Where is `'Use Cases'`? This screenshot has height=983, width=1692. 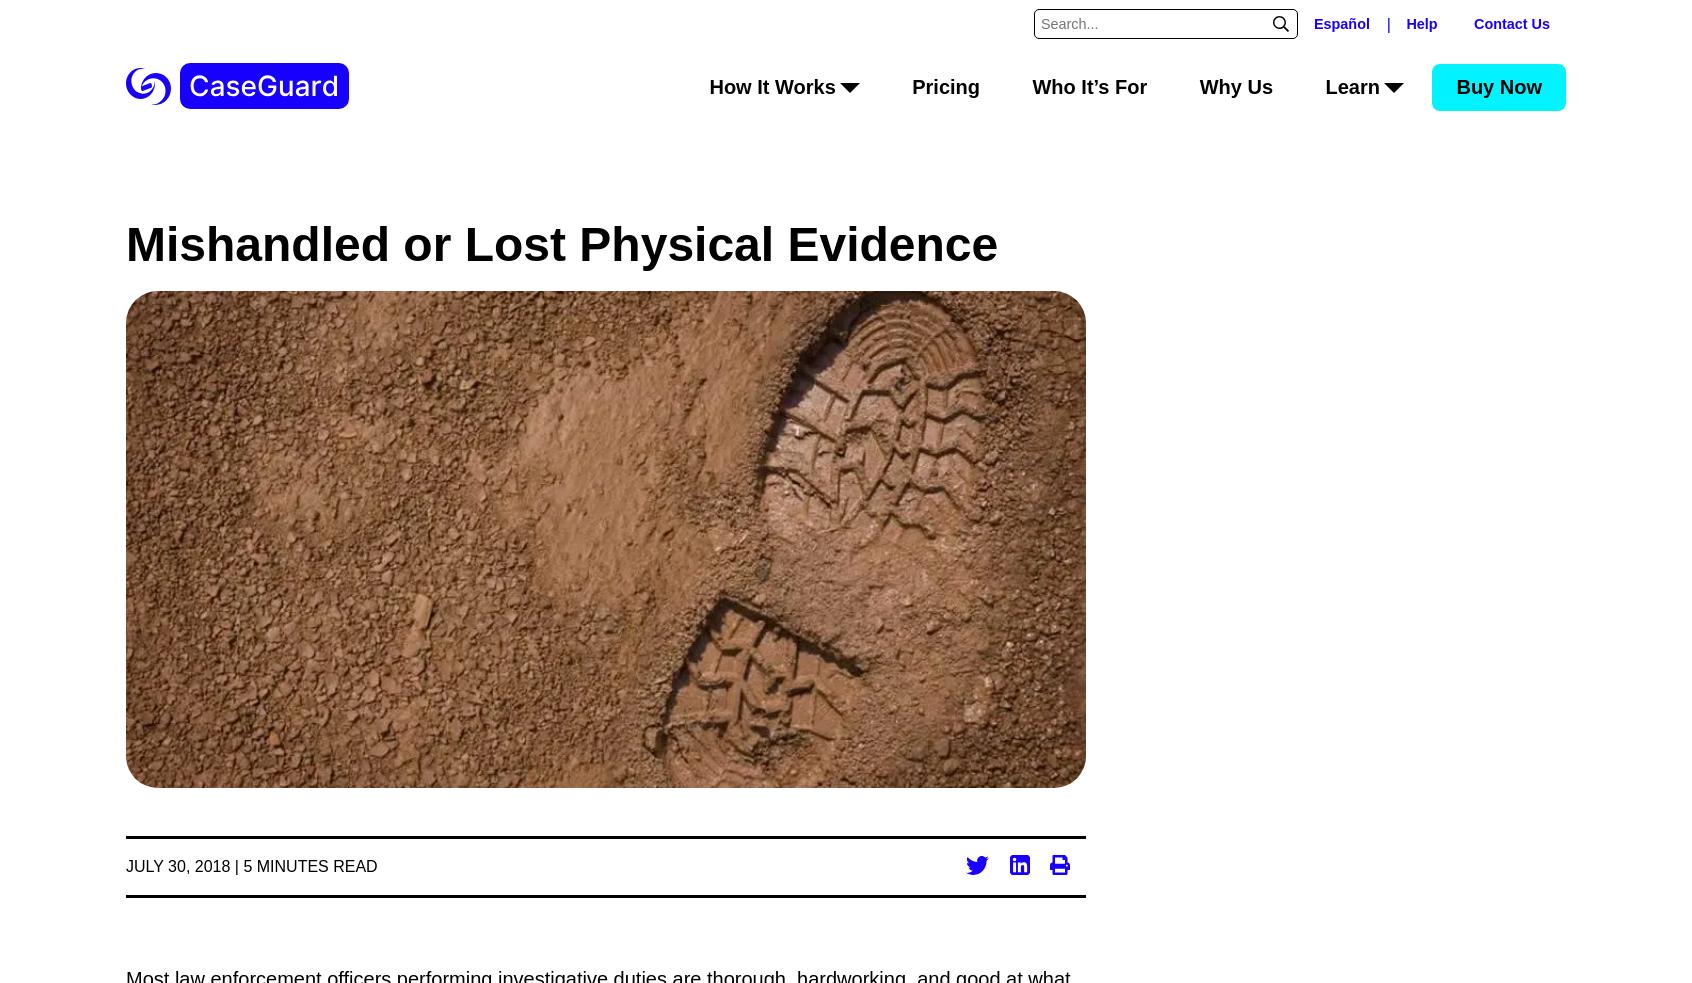
'Use Cases' is located at coordinates (783, 328).